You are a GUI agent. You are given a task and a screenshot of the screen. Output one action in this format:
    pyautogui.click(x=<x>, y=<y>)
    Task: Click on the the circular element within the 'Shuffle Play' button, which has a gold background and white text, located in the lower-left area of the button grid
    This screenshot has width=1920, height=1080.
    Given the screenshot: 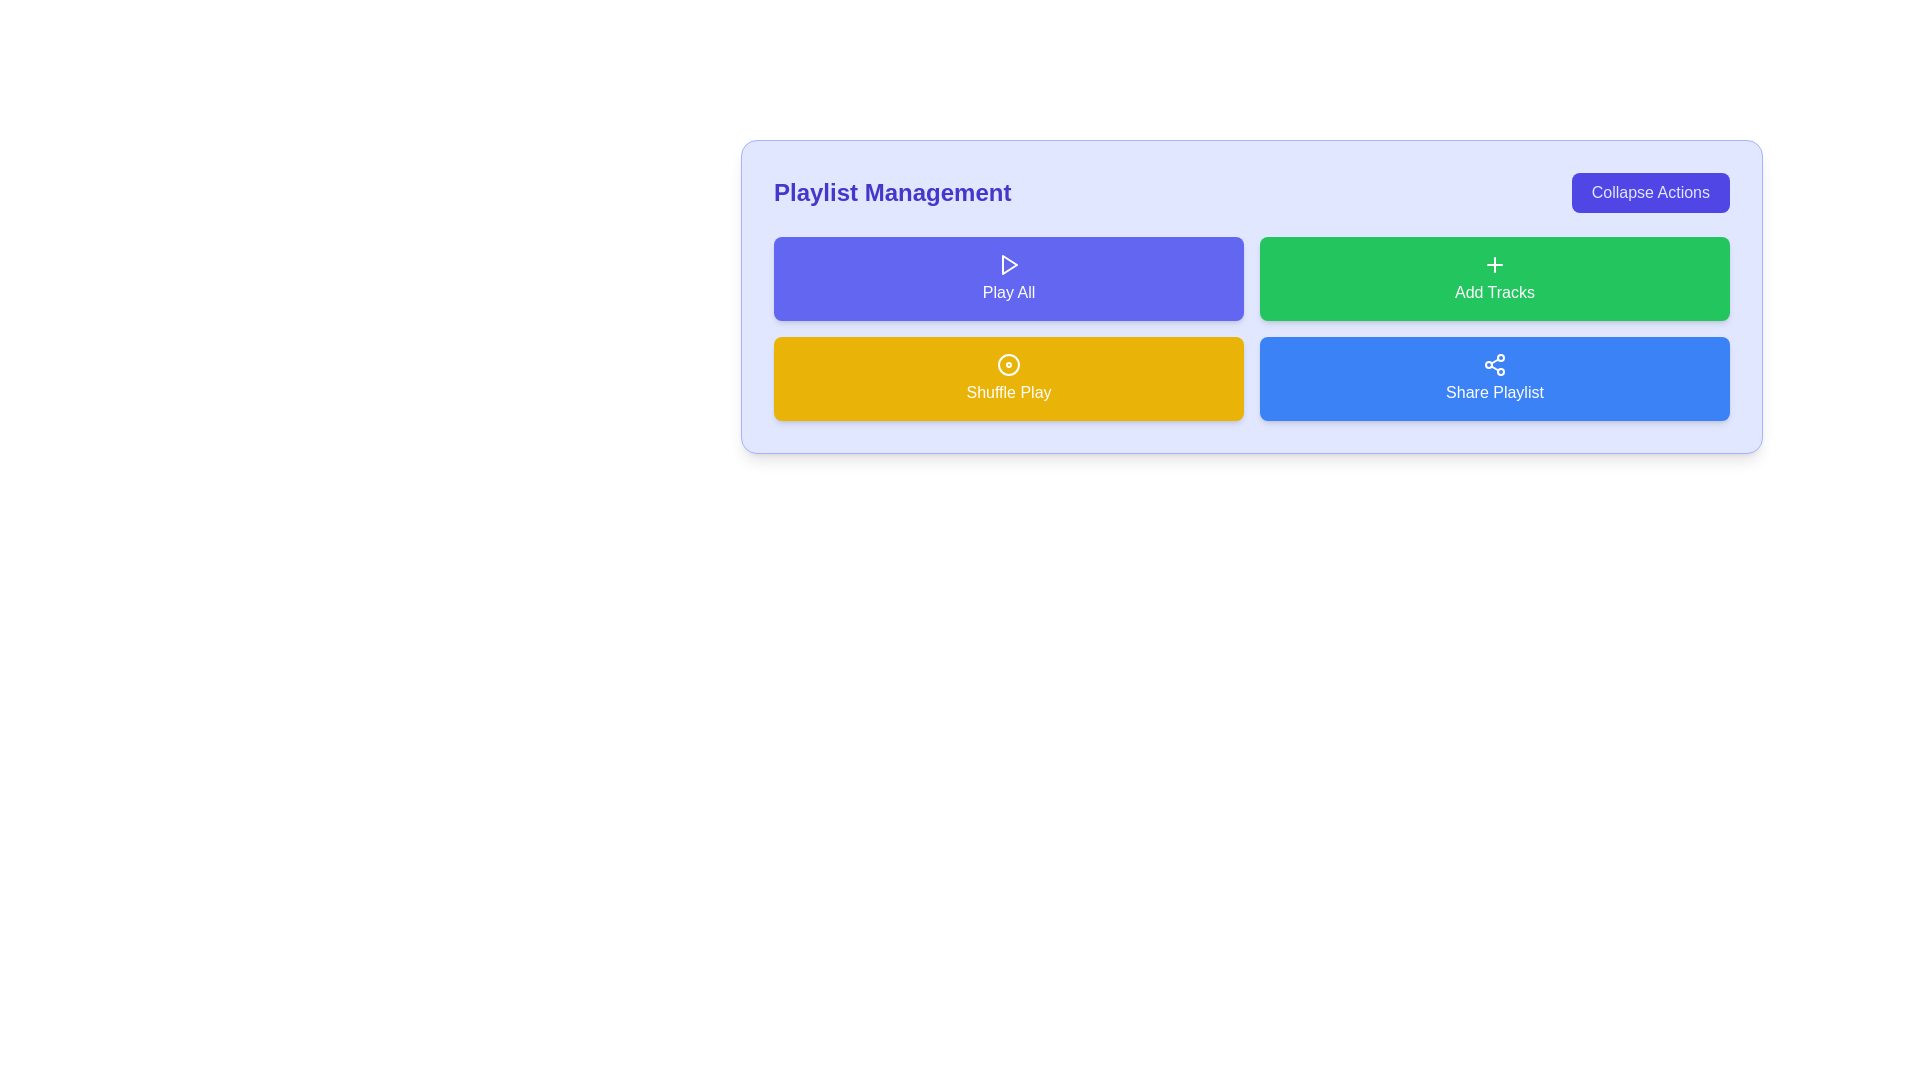 What is the action you would take?
    pyautogui.click(x=1008, y=365)
    